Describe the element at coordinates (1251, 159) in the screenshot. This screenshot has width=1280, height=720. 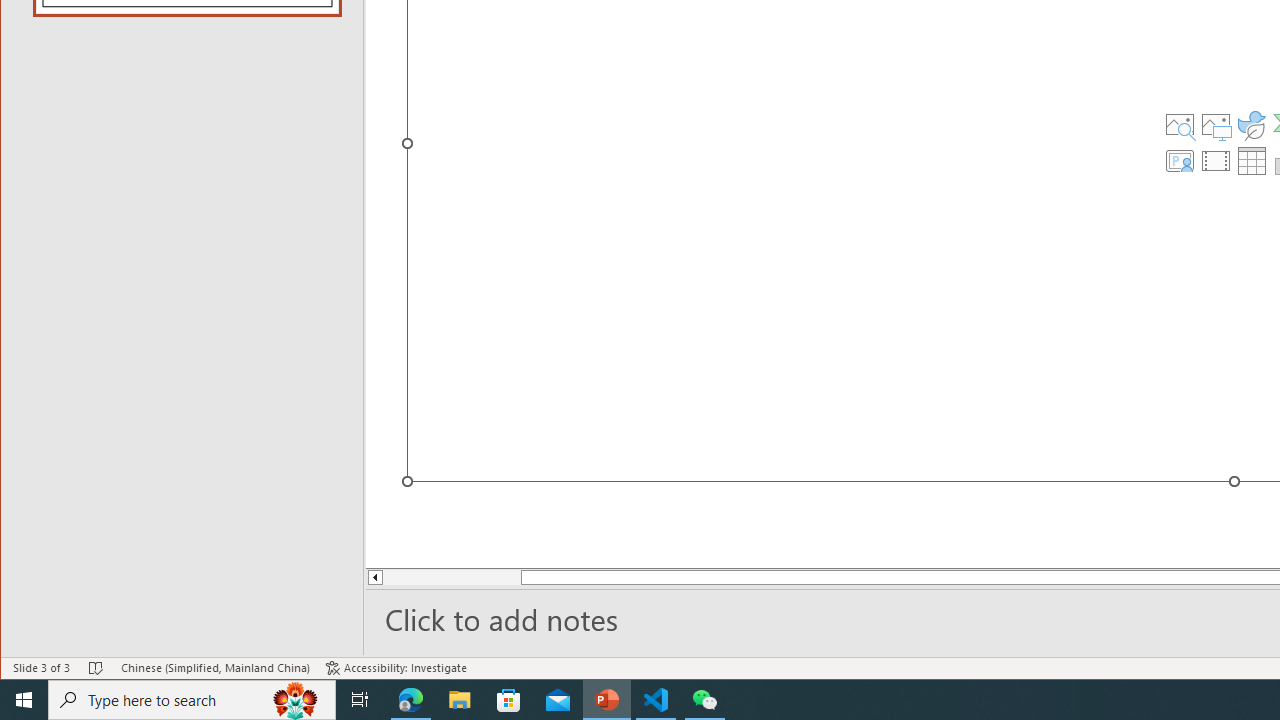
I see `'Insert Table'` at that location.